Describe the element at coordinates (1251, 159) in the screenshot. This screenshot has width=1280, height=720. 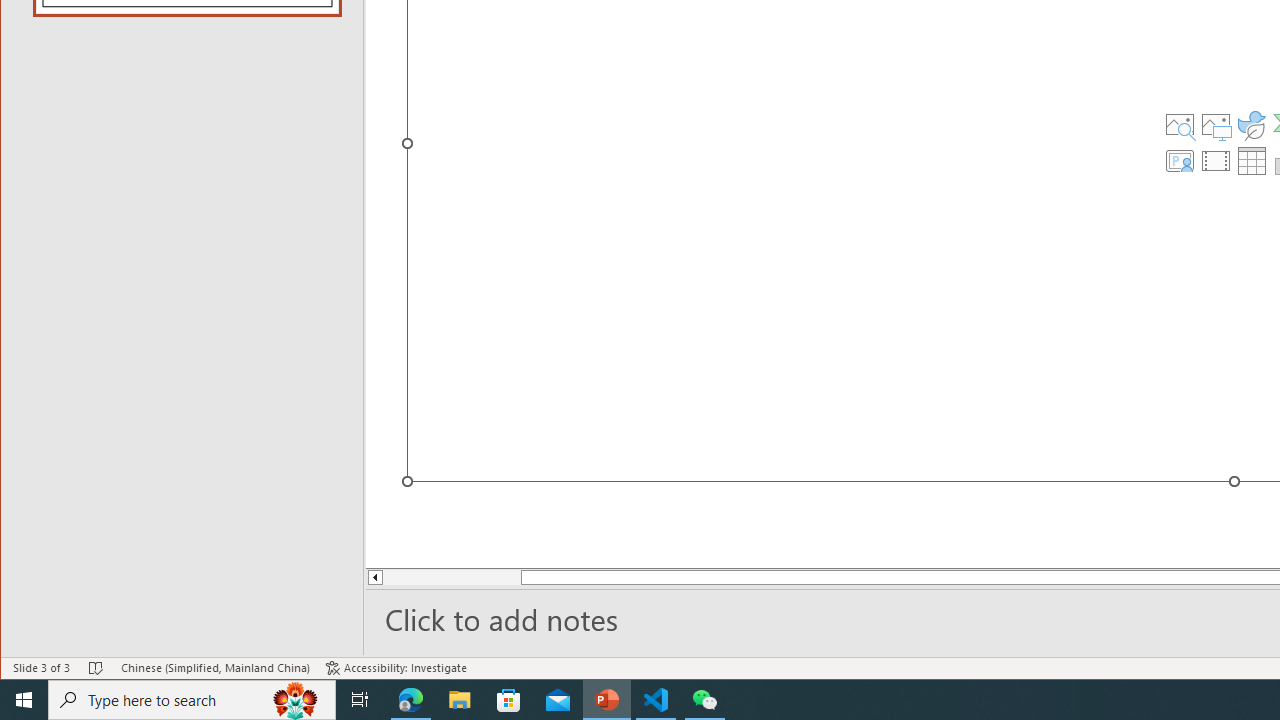
I see `'Insert Table'` at that location.